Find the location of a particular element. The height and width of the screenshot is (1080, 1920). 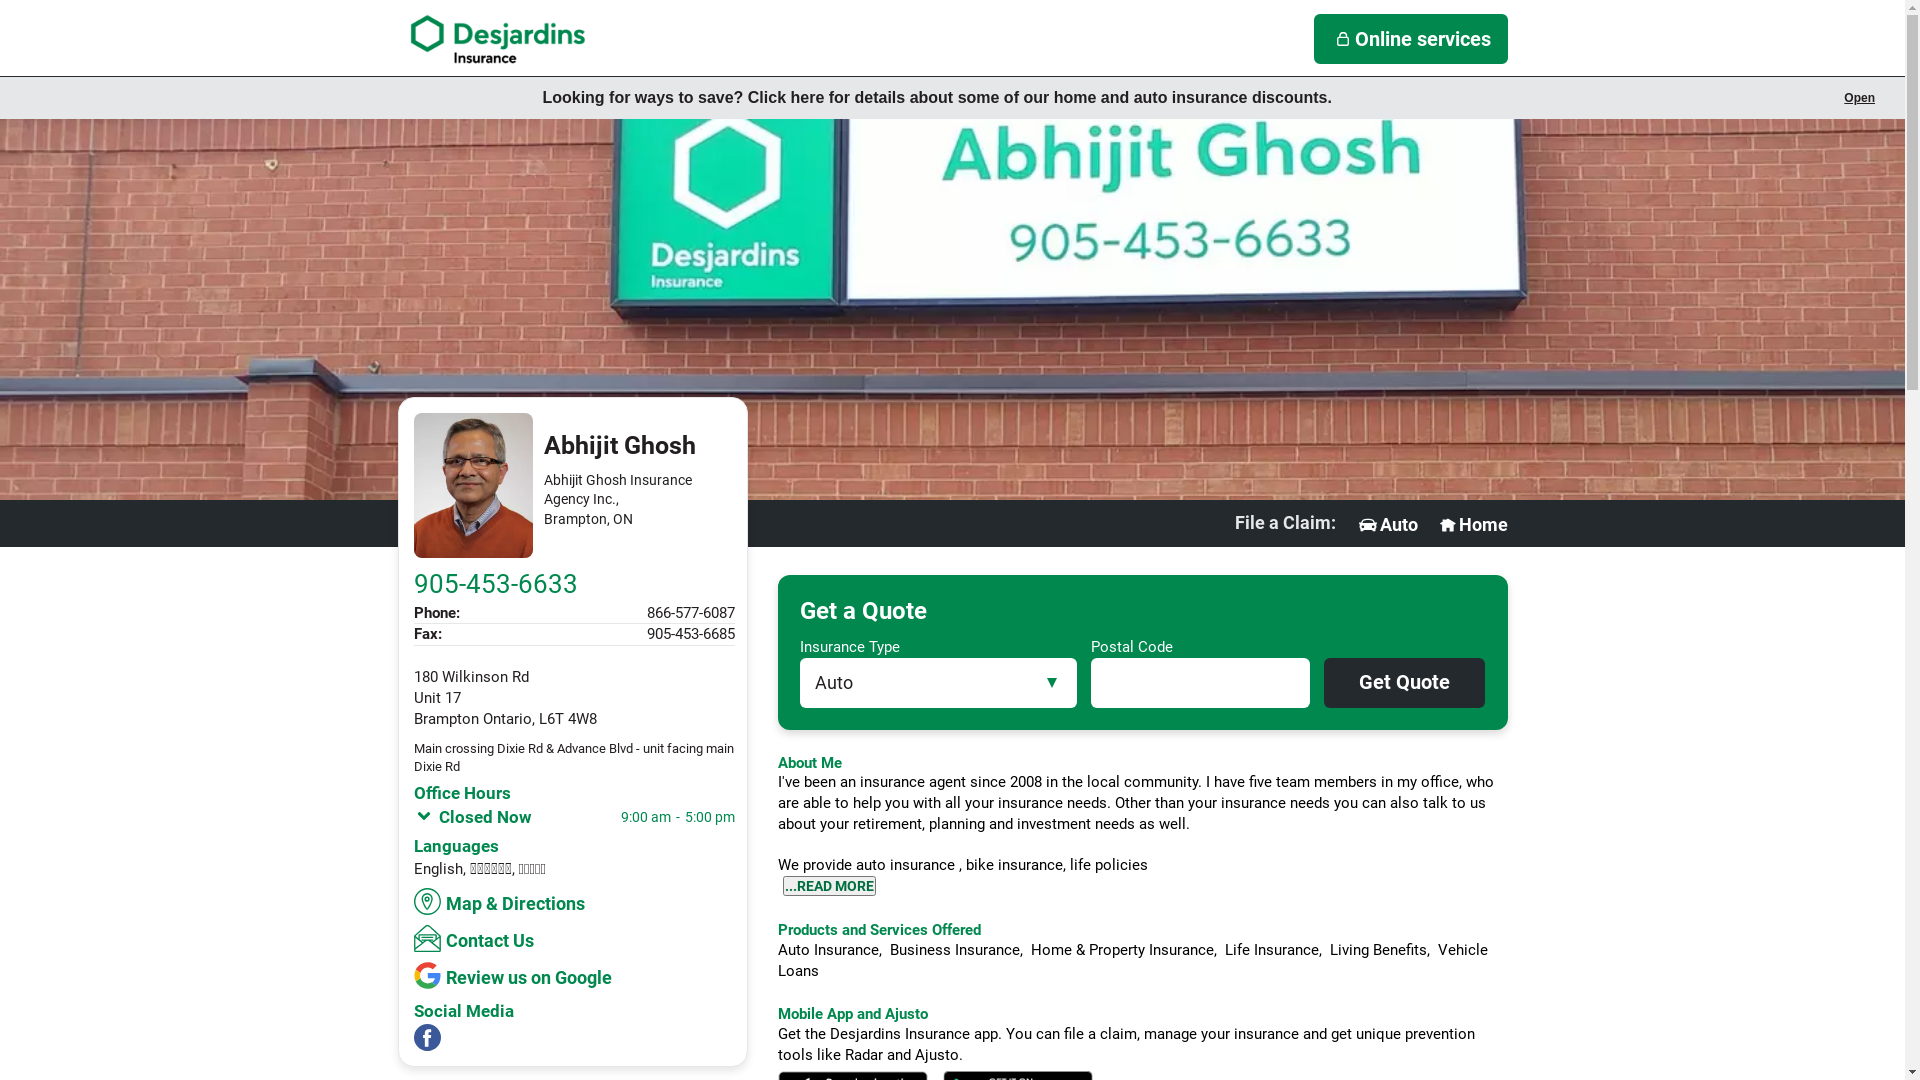

'866-577-6087' is located at coordinates (690, 612).